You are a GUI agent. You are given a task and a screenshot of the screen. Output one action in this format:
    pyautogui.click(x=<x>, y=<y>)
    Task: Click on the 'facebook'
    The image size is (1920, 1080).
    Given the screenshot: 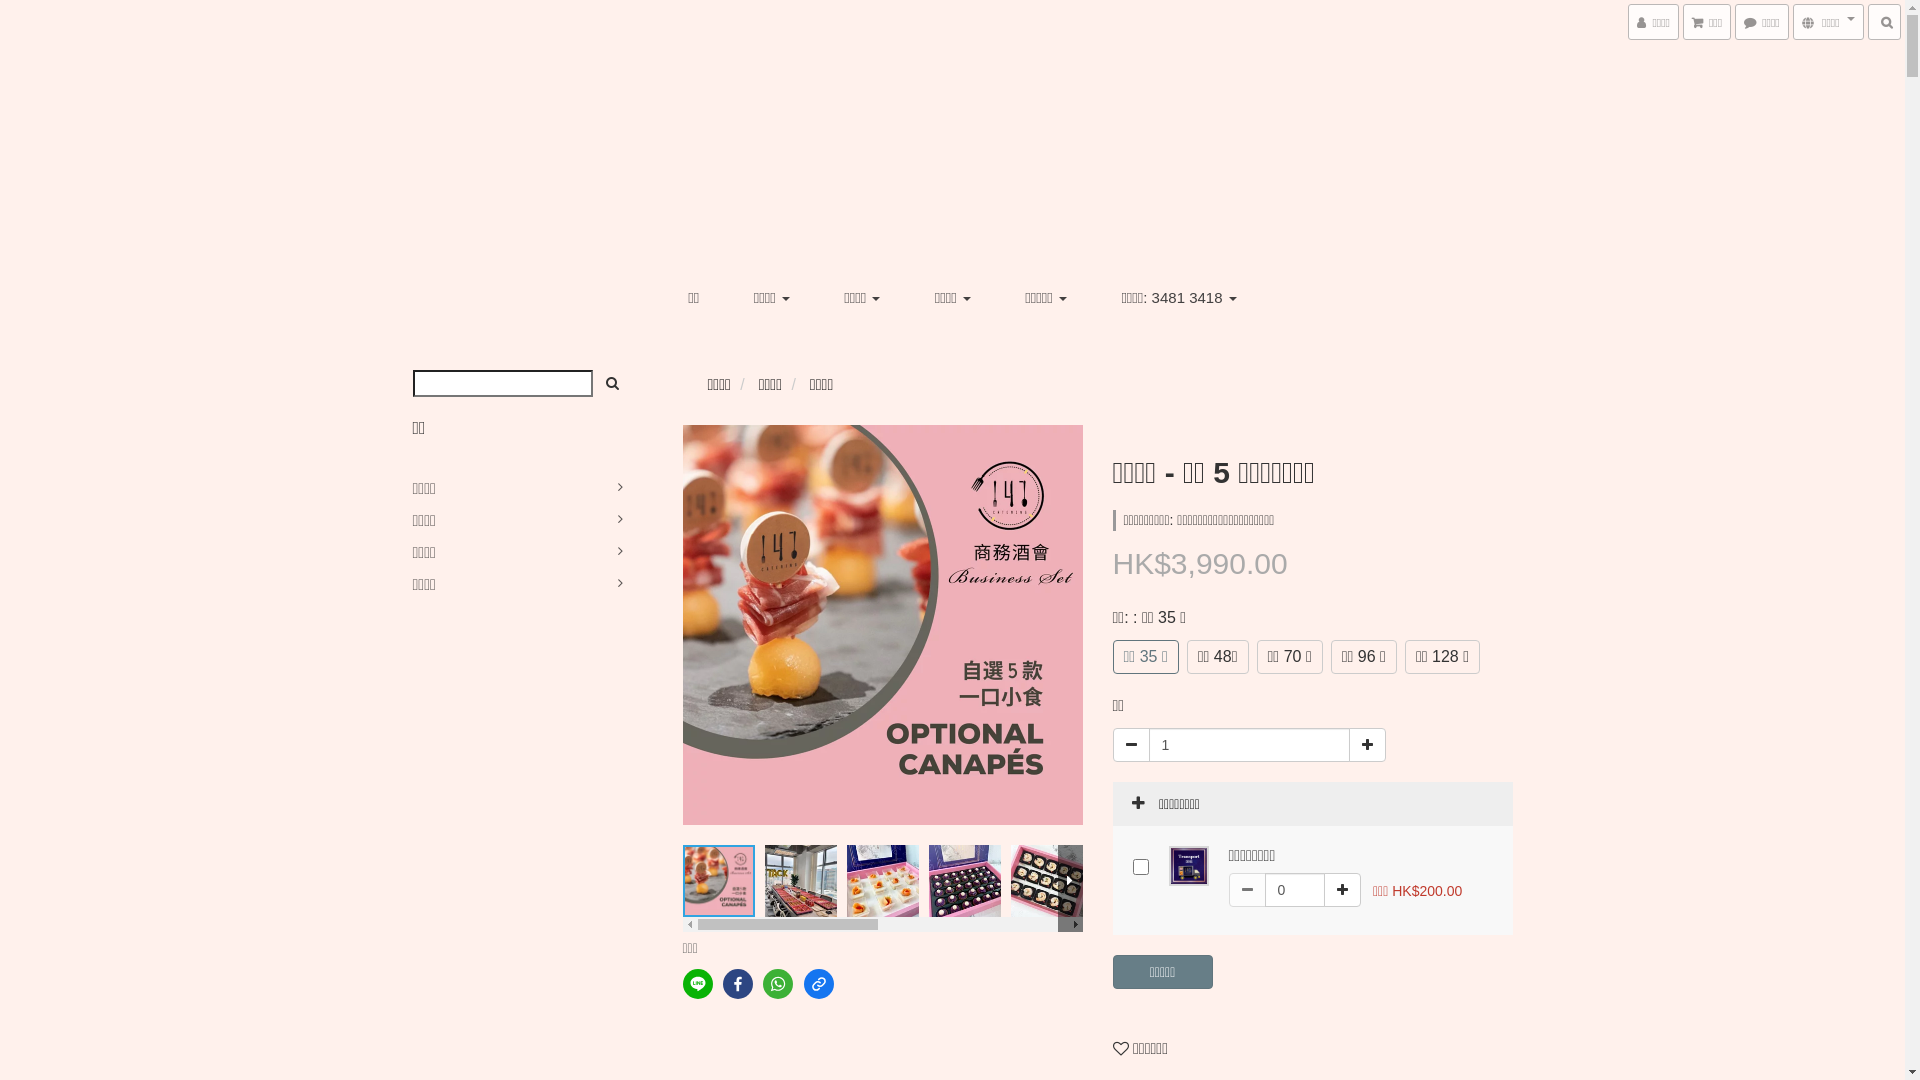 What is the action you would take?
    pyautogui.click(x=737, y=982)
    